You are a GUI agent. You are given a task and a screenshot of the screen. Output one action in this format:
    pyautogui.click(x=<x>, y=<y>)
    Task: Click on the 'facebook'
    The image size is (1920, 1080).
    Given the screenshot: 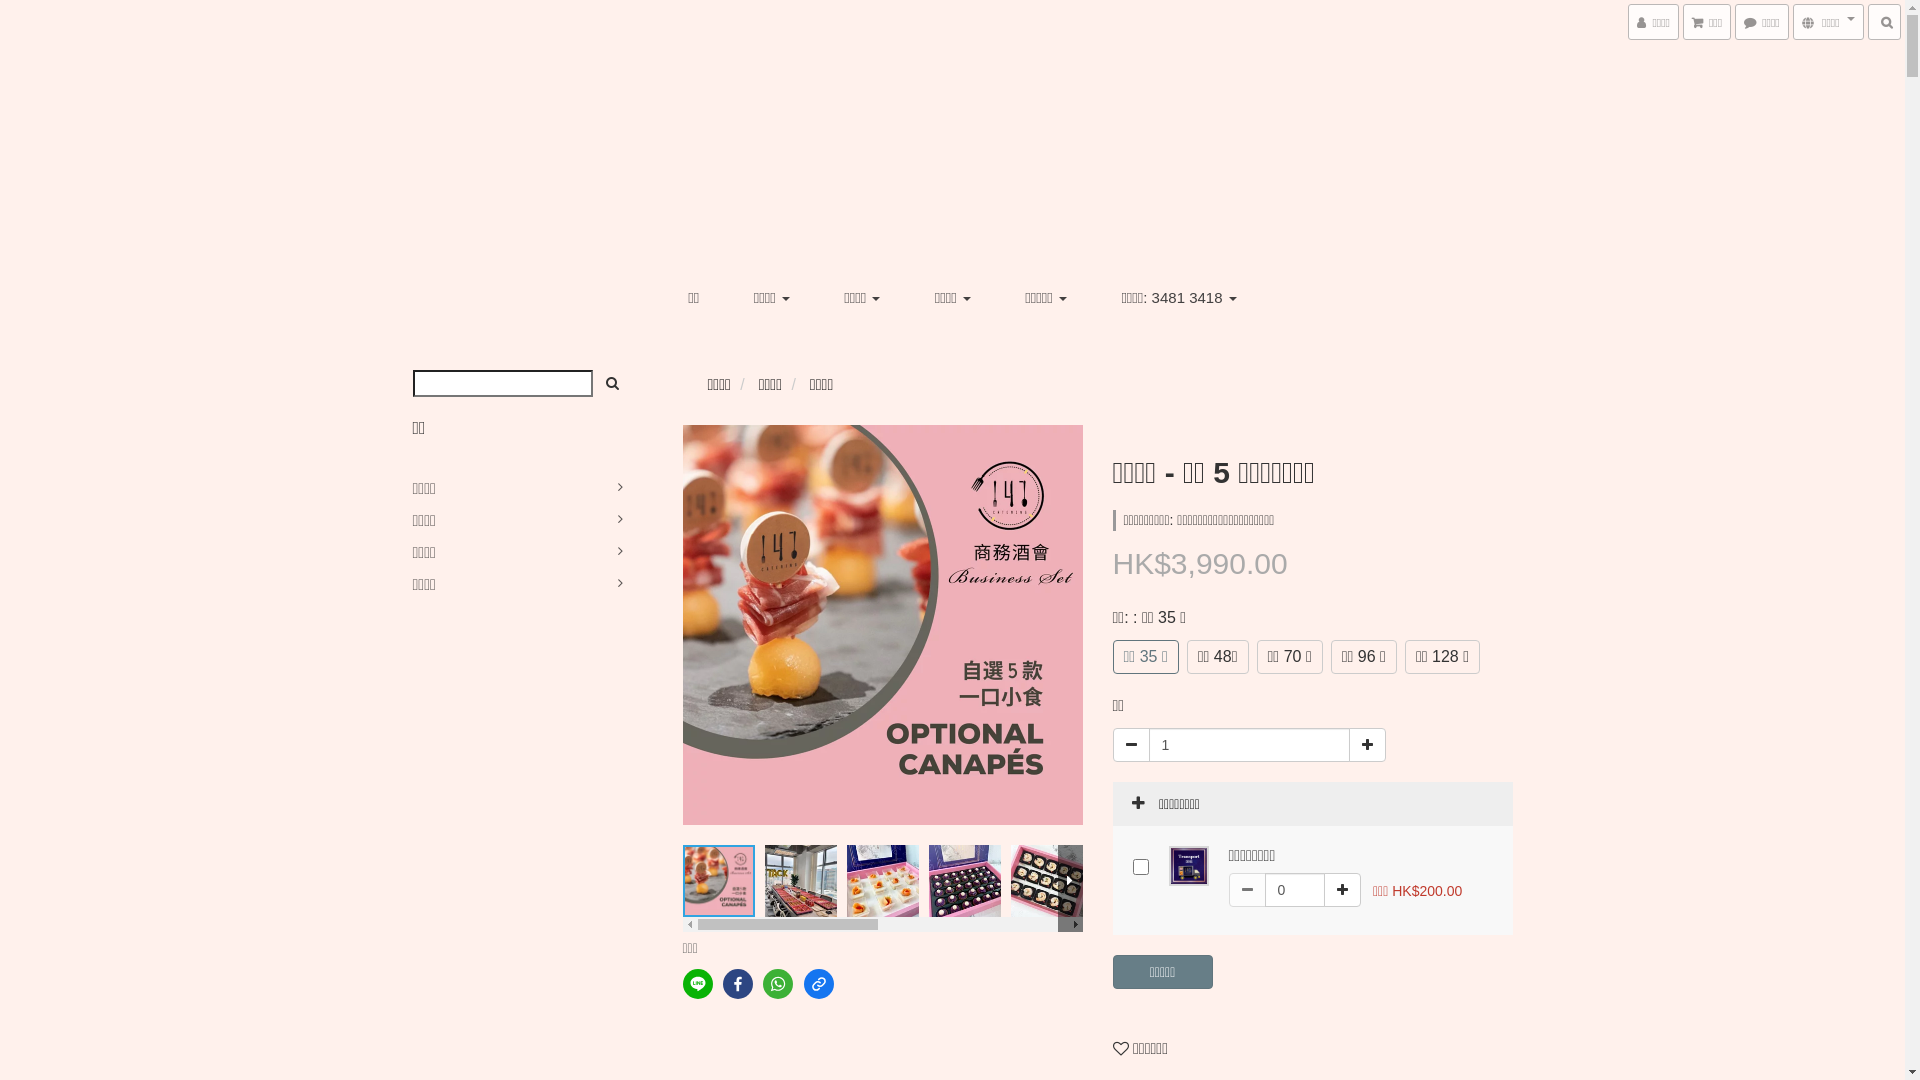 What is the action you would take?
    pyautogui.click(x=737, y=982)
    